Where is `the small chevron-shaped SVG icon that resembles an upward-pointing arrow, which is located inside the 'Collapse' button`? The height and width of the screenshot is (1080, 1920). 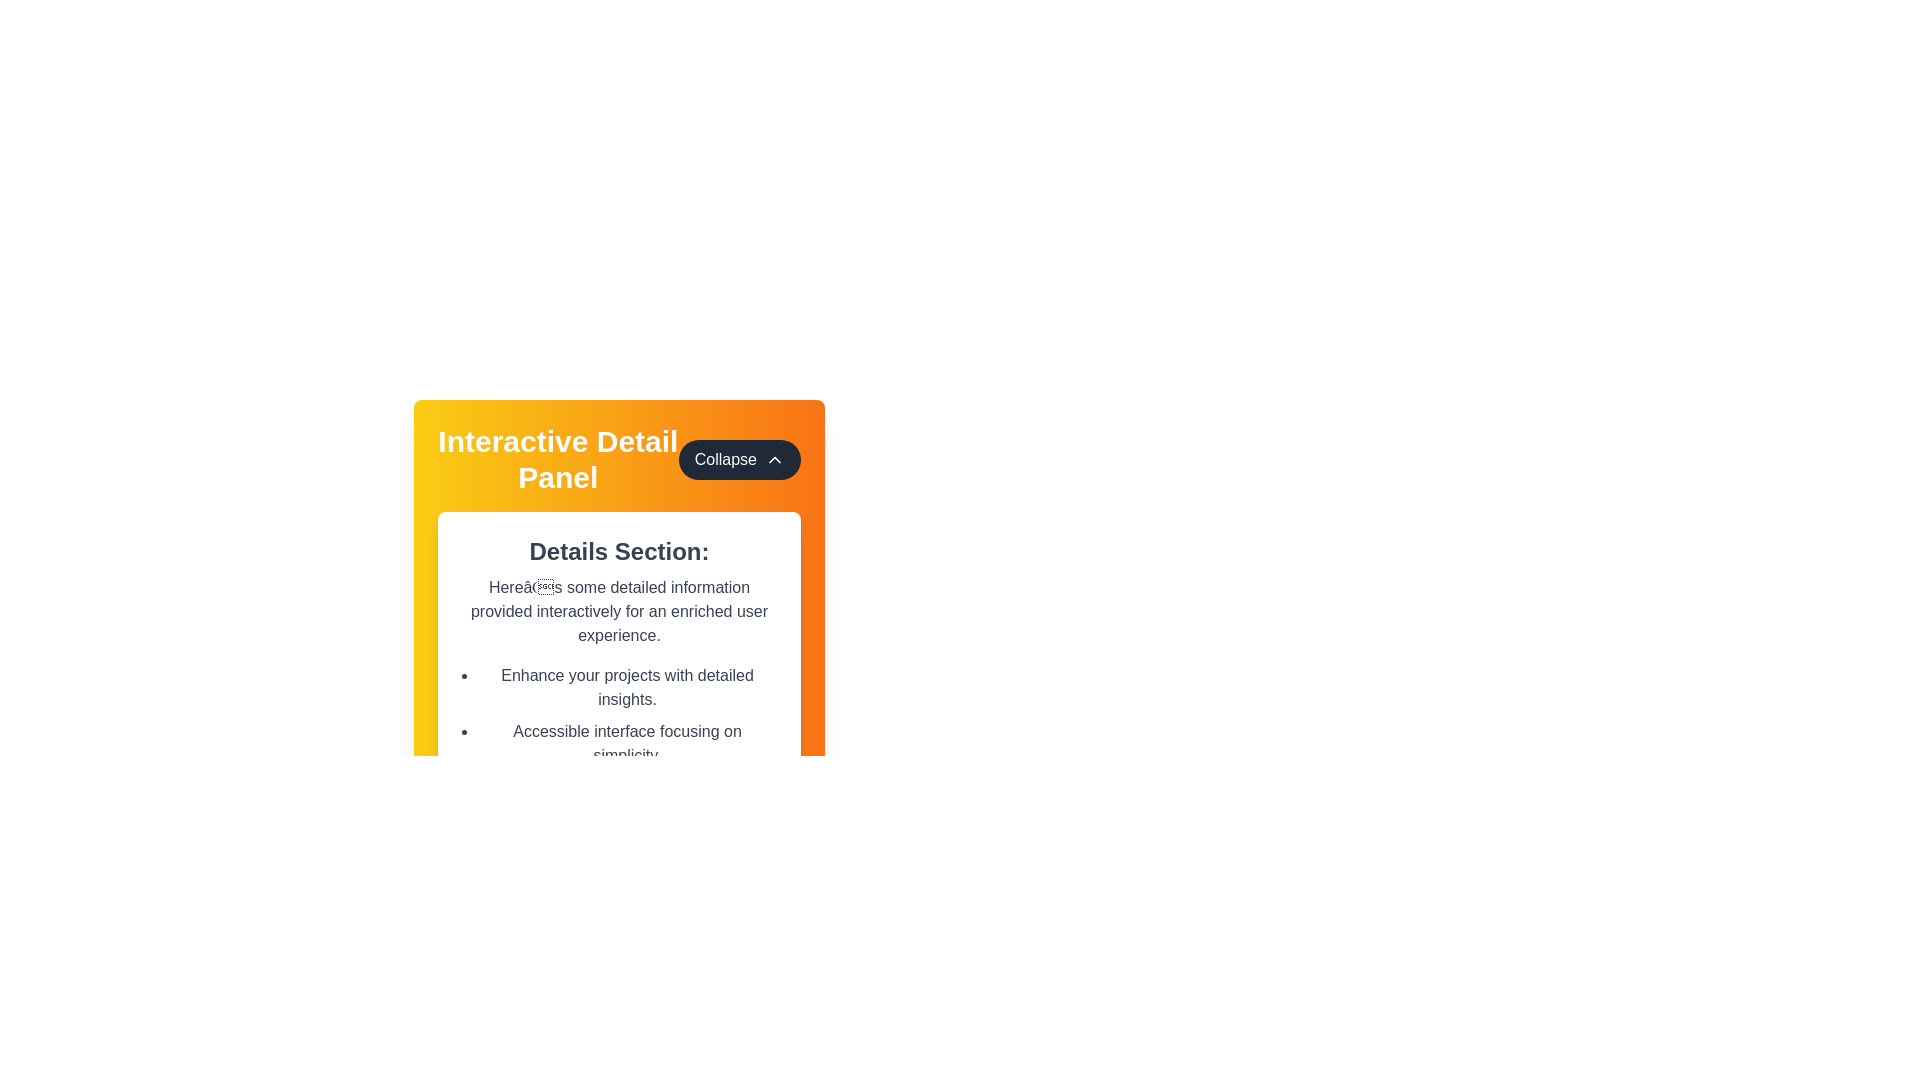 the small chevron-shaped SVG icon that resembles an upward-pointing arrow, which is located inside the 'Collapse' button is located at coordinates (773, 459).